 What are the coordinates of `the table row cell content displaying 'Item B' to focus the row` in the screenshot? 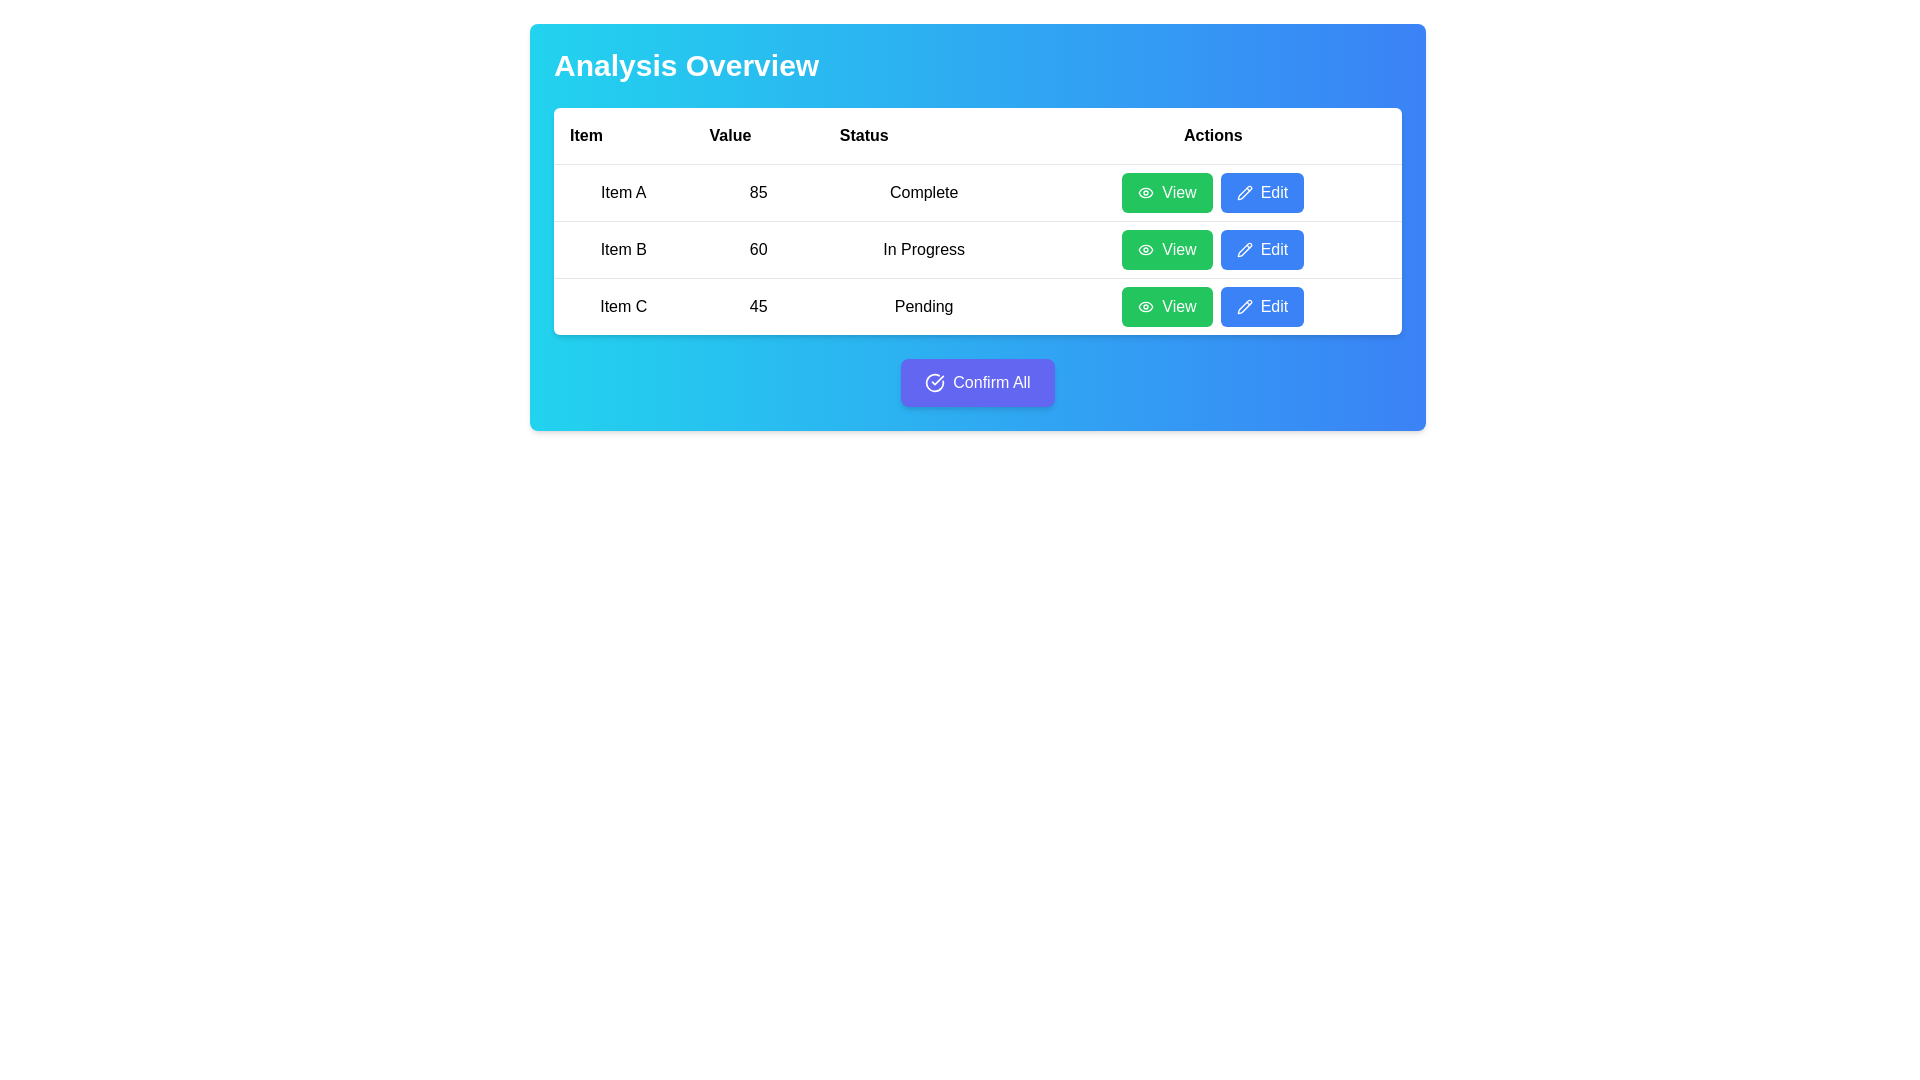 It's located at (978, 248).